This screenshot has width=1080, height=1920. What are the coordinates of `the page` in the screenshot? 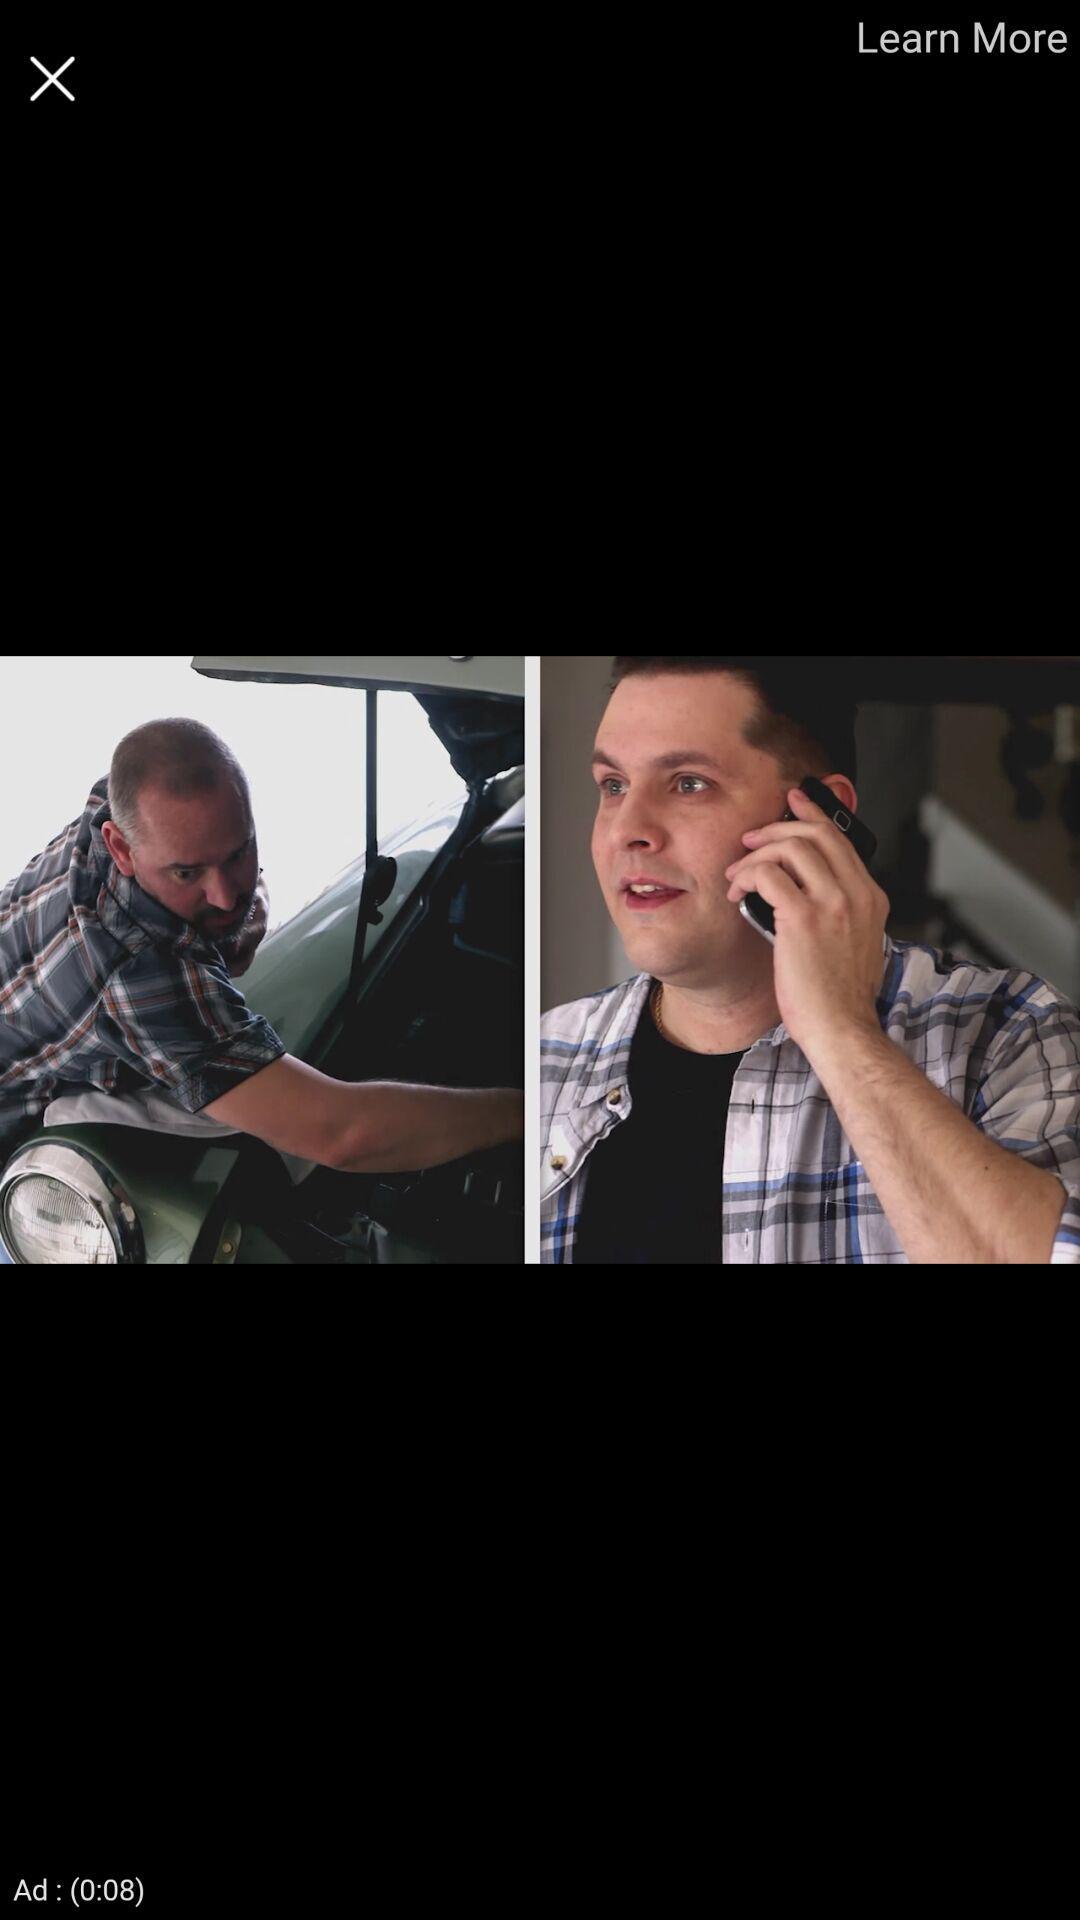 It's located at (51, 78).